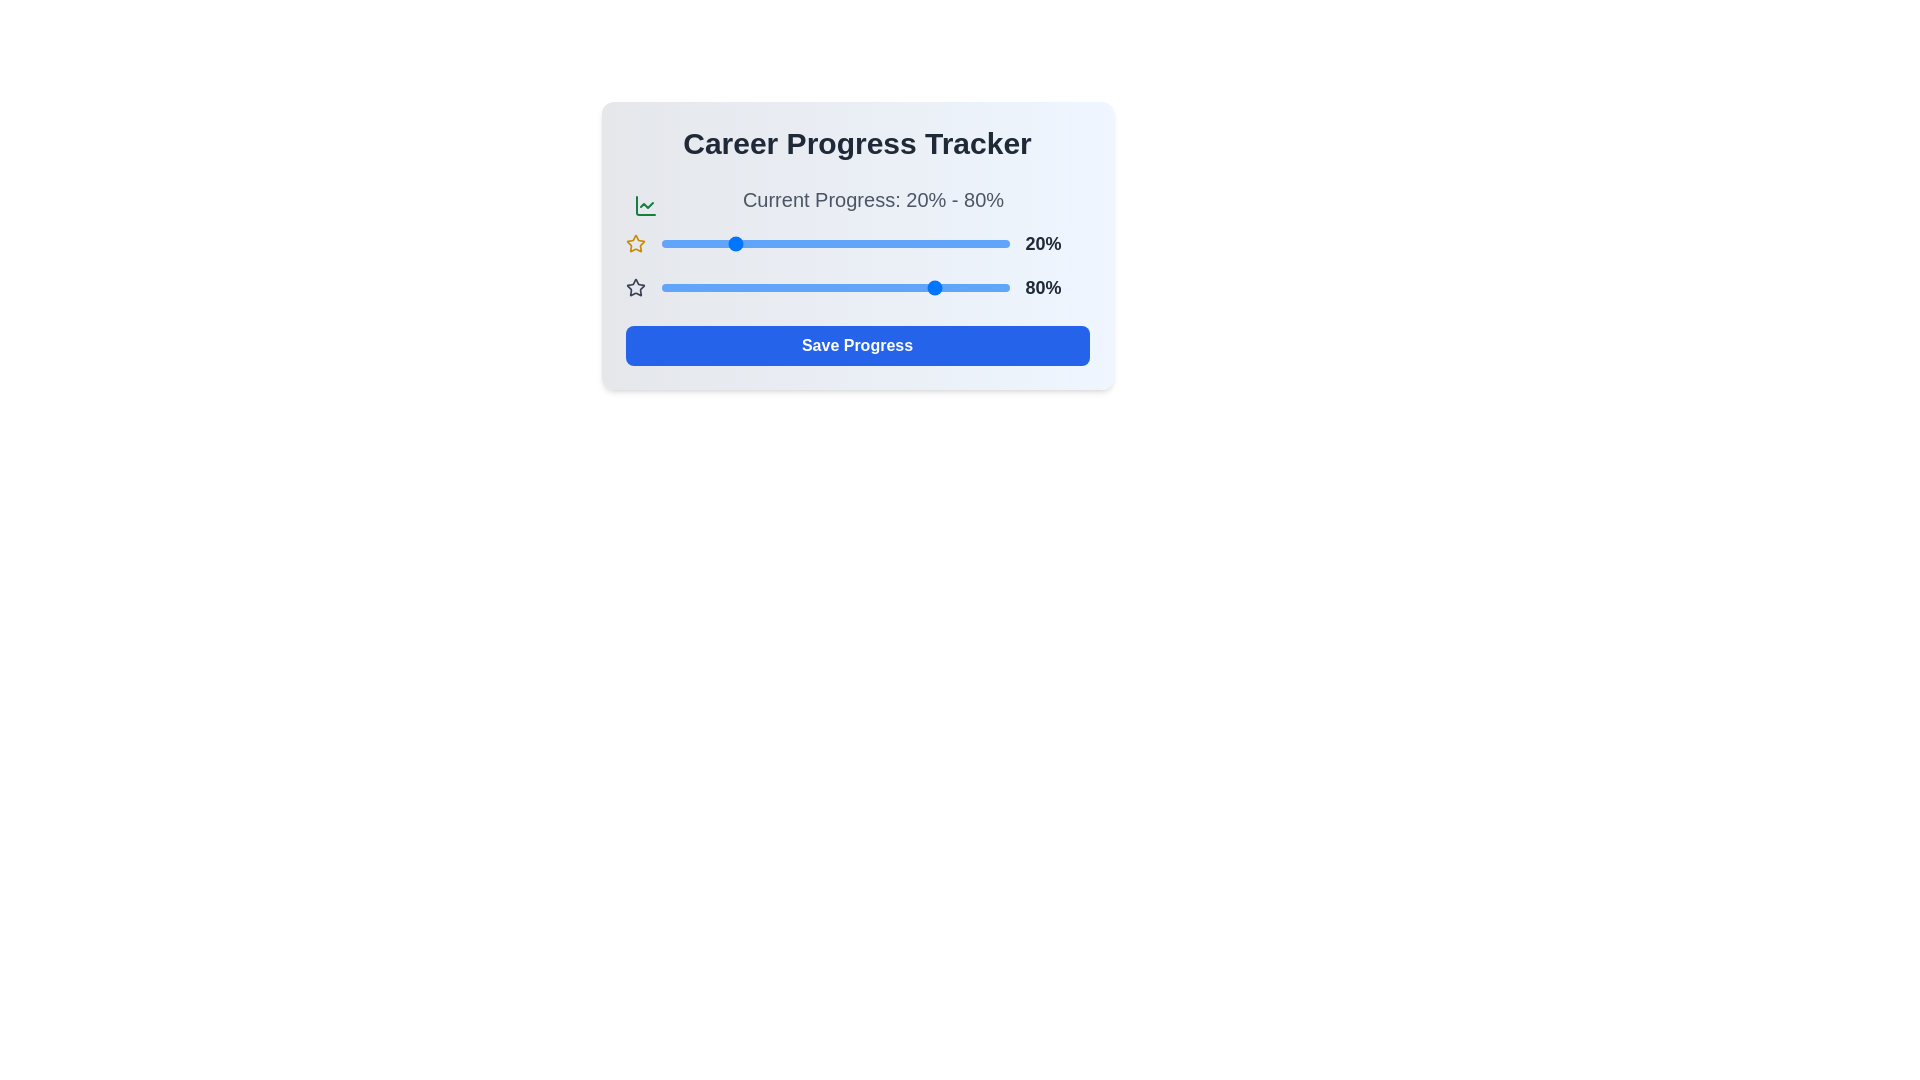 The width and height of the screenshot is (1920, 1080). Describe the element at coordinates (689, 242) in the screenshot. I see `the progress slider for the first value to 8%` at that location.